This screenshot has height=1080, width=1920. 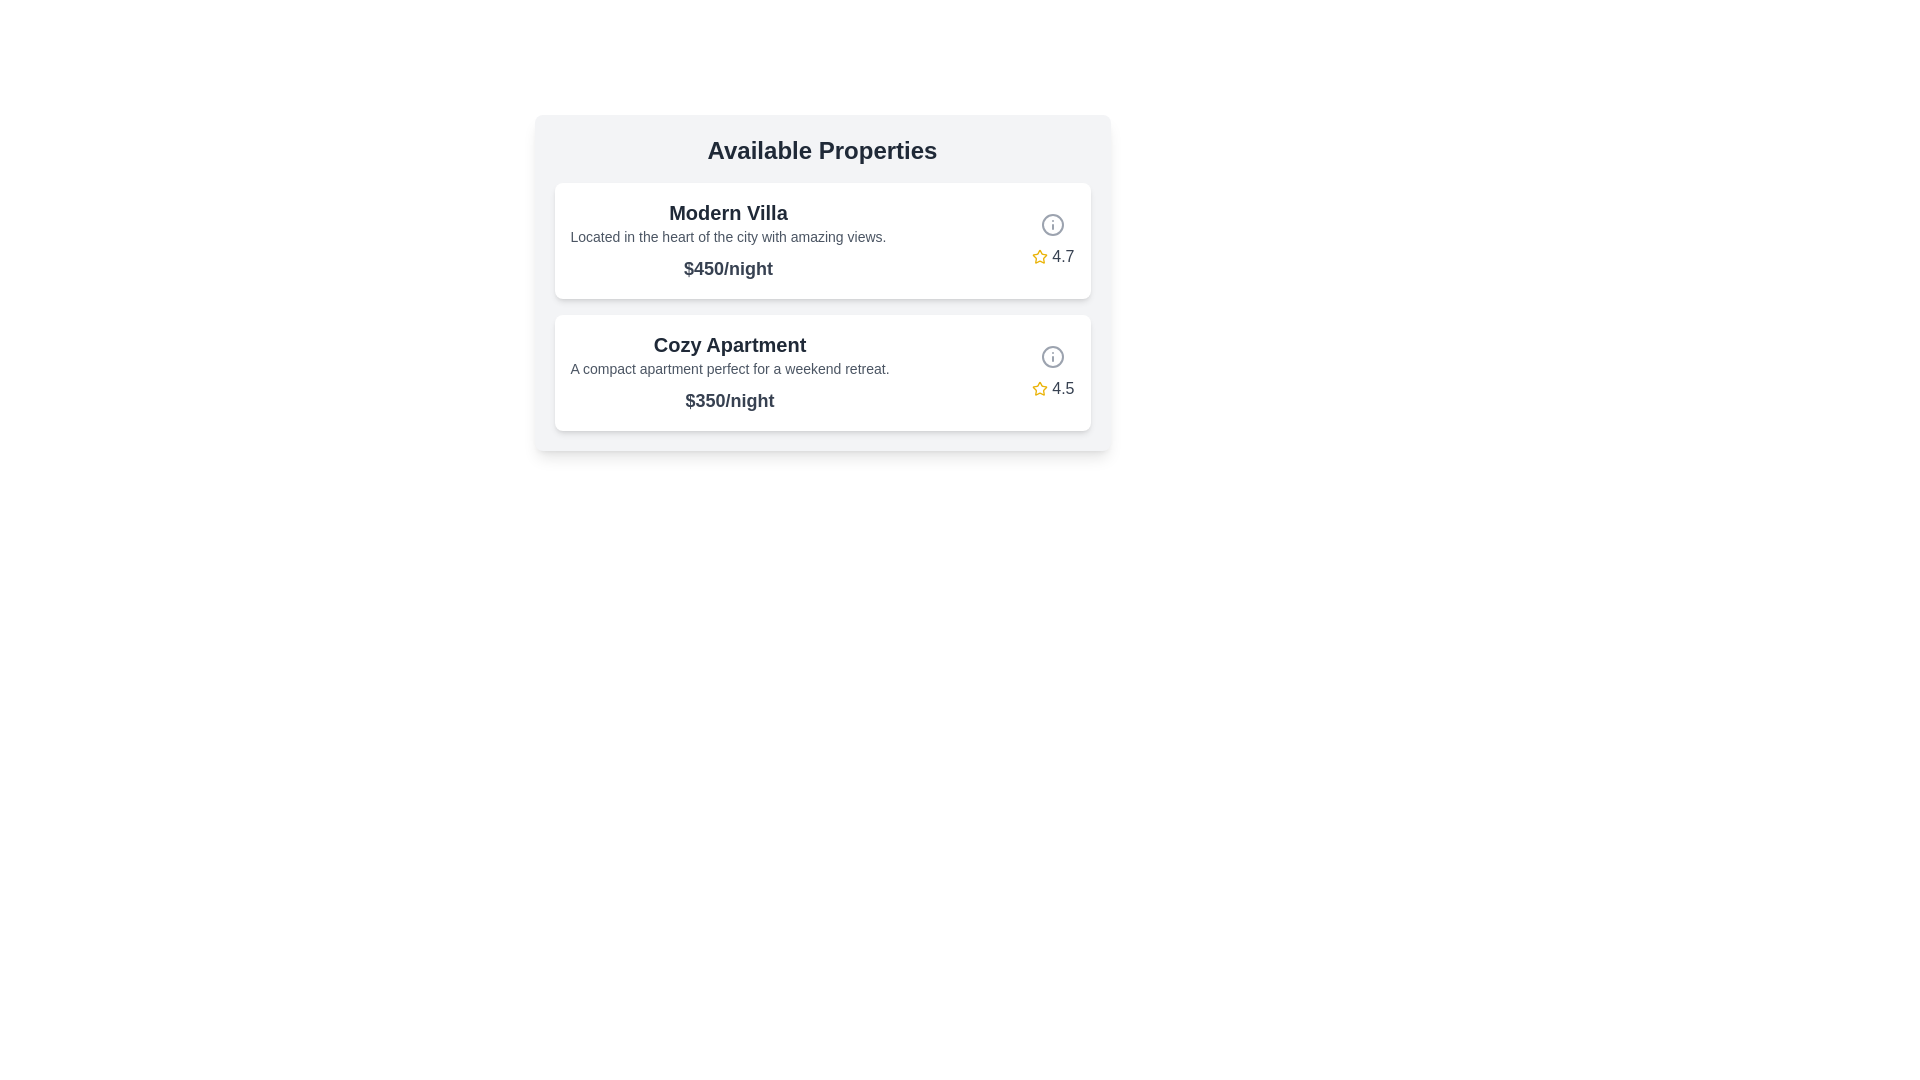 What do you see at coordinates (728, 369) in the screenshot?
I see `the text block displaying 'A compact apartment perfect for a weekend retreat.' which is located below the title 'Cozy Apartment'` at bounding box center [728, 369].